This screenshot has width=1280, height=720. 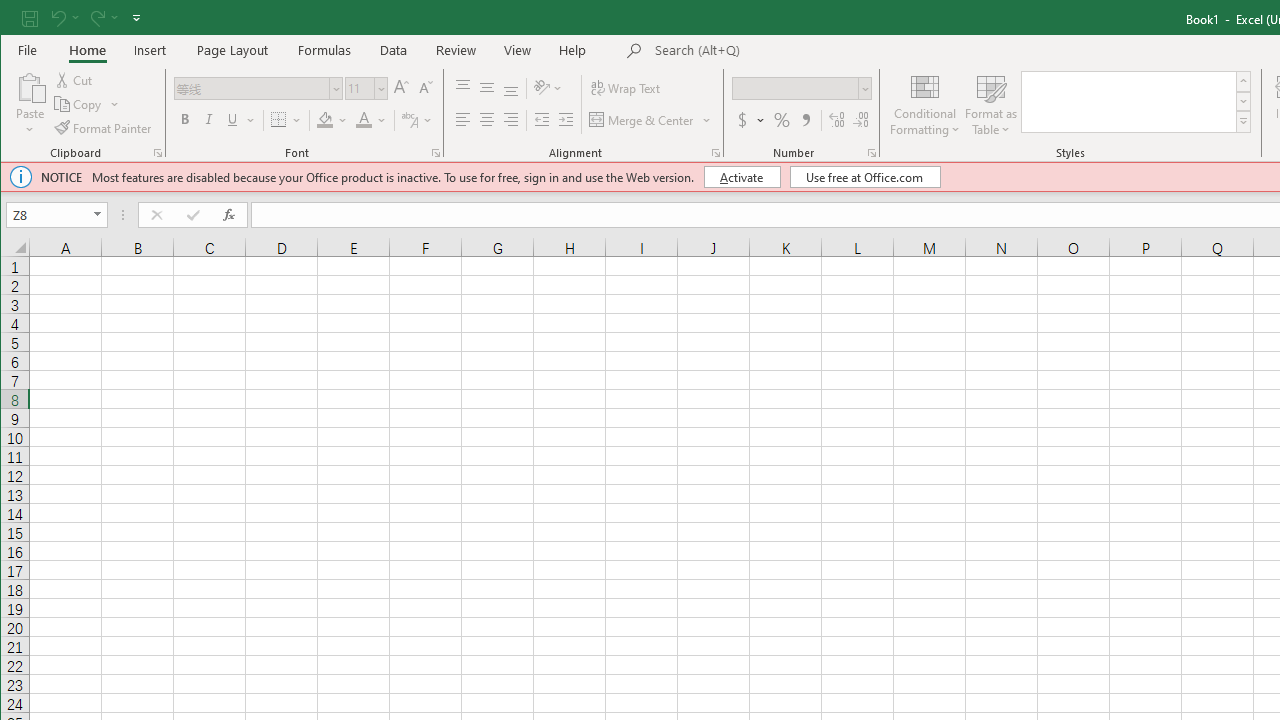 I want to click on 'Italic', so click(x=209, y=120).